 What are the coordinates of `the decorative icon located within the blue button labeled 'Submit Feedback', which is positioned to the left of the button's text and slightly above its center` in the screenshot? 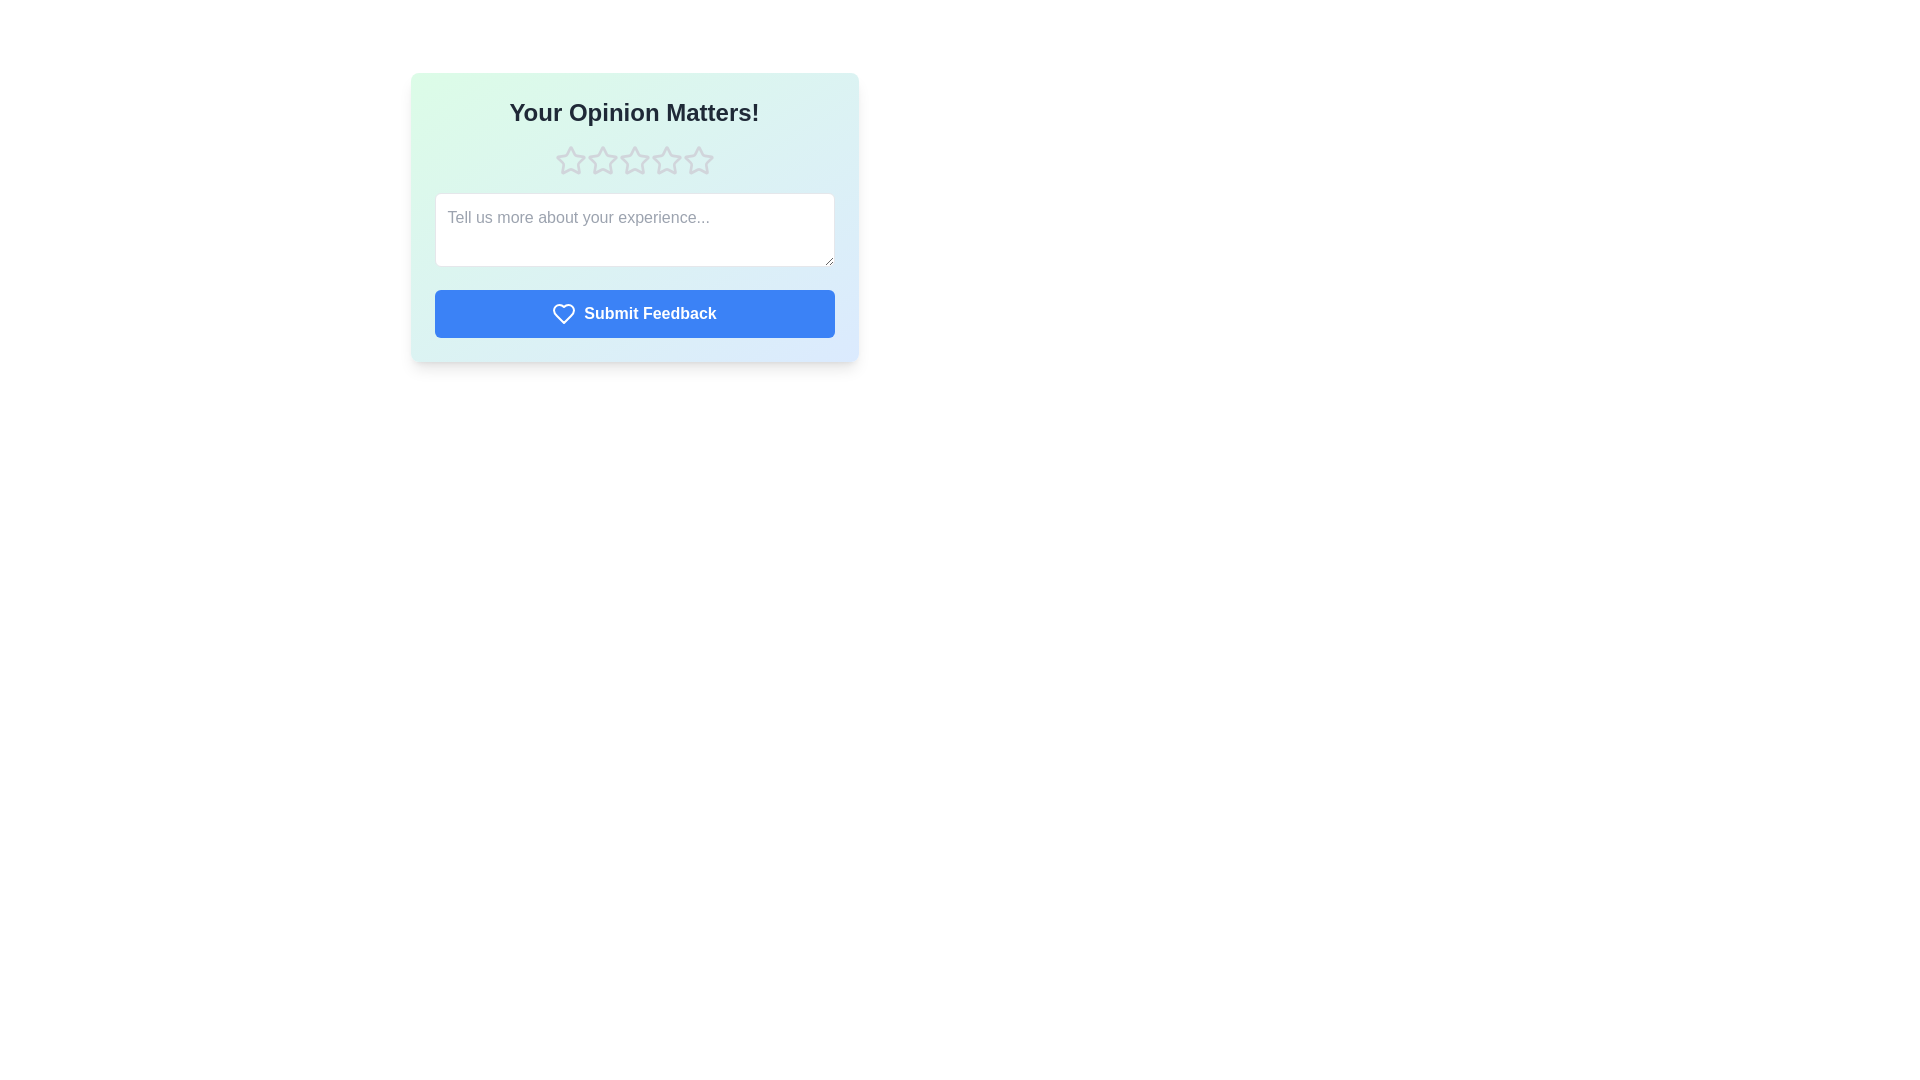 It's located at (563, 313).